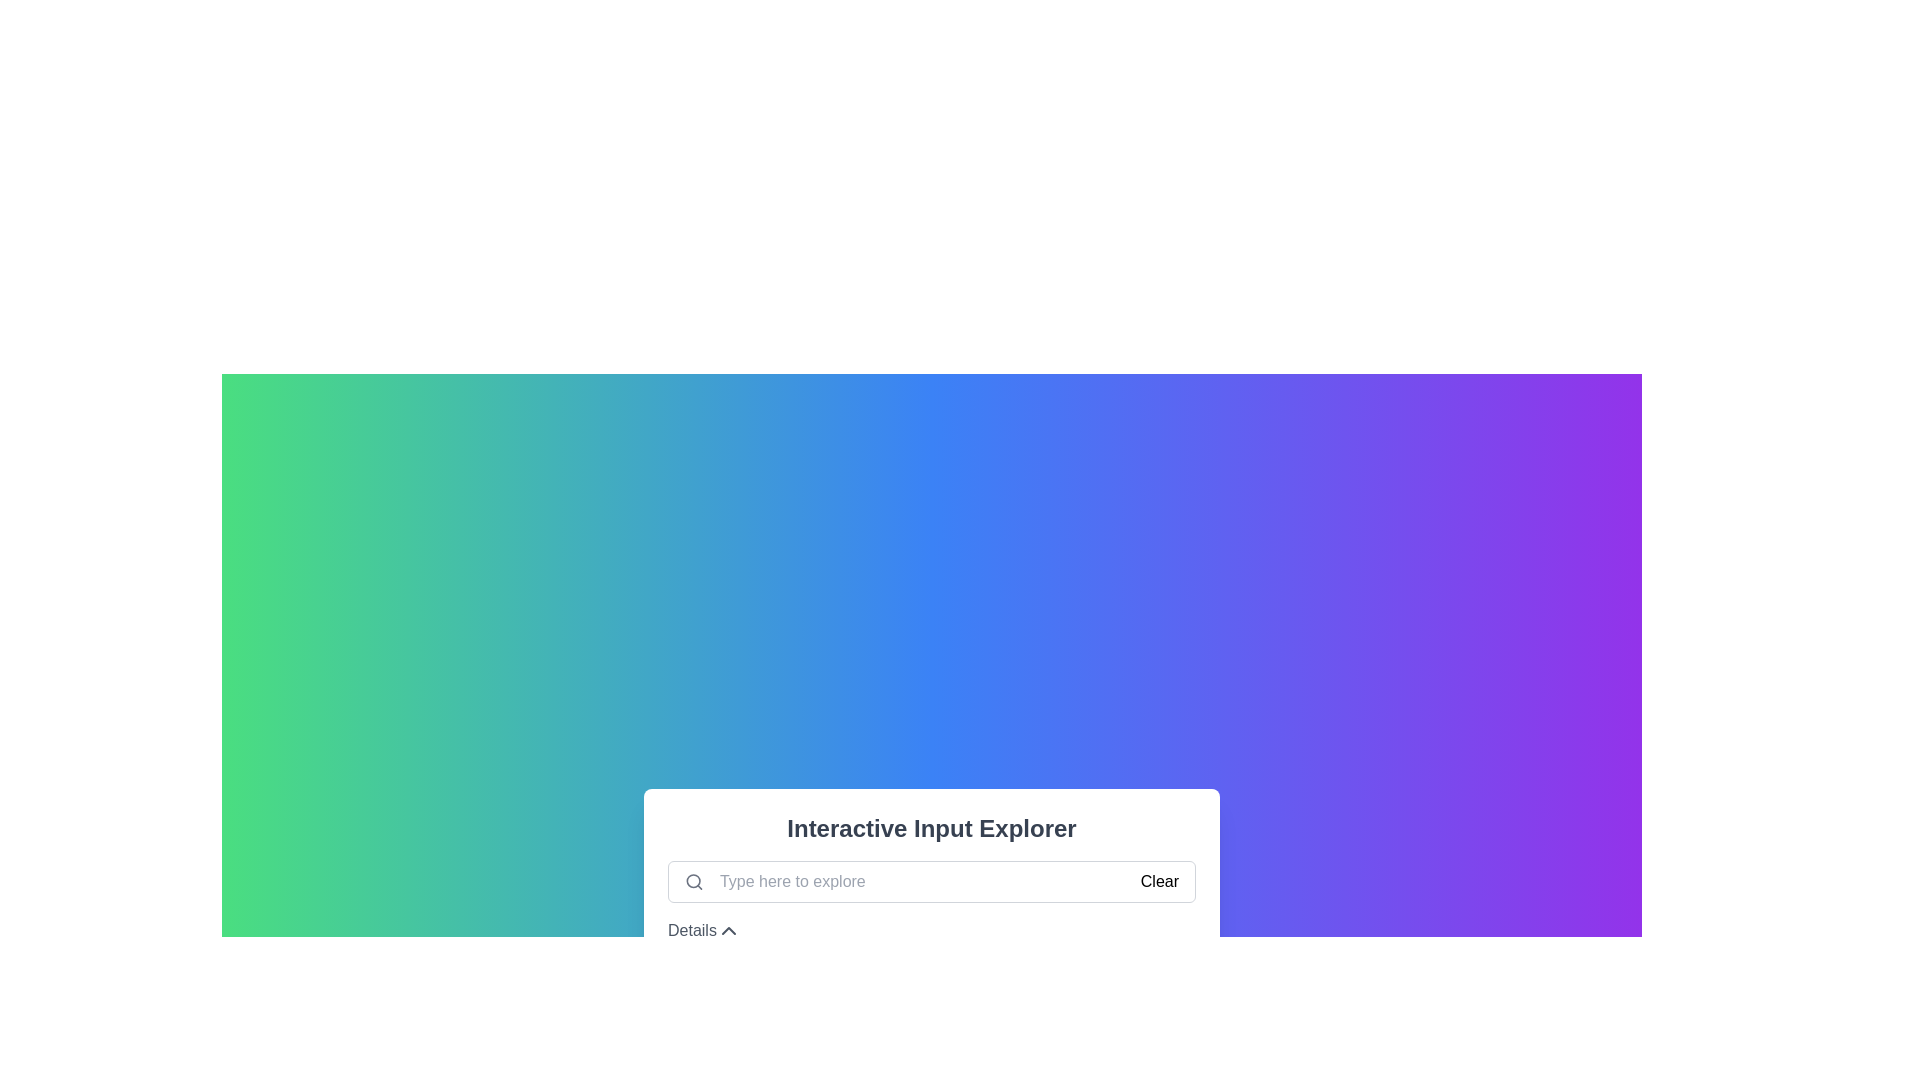  Describe the element at coordinates (727, 930) in the screenshot. I see `the interactive toggle icon located to the right of the 'Details' text in the 'Interactive Input Explorer' section` at that location.